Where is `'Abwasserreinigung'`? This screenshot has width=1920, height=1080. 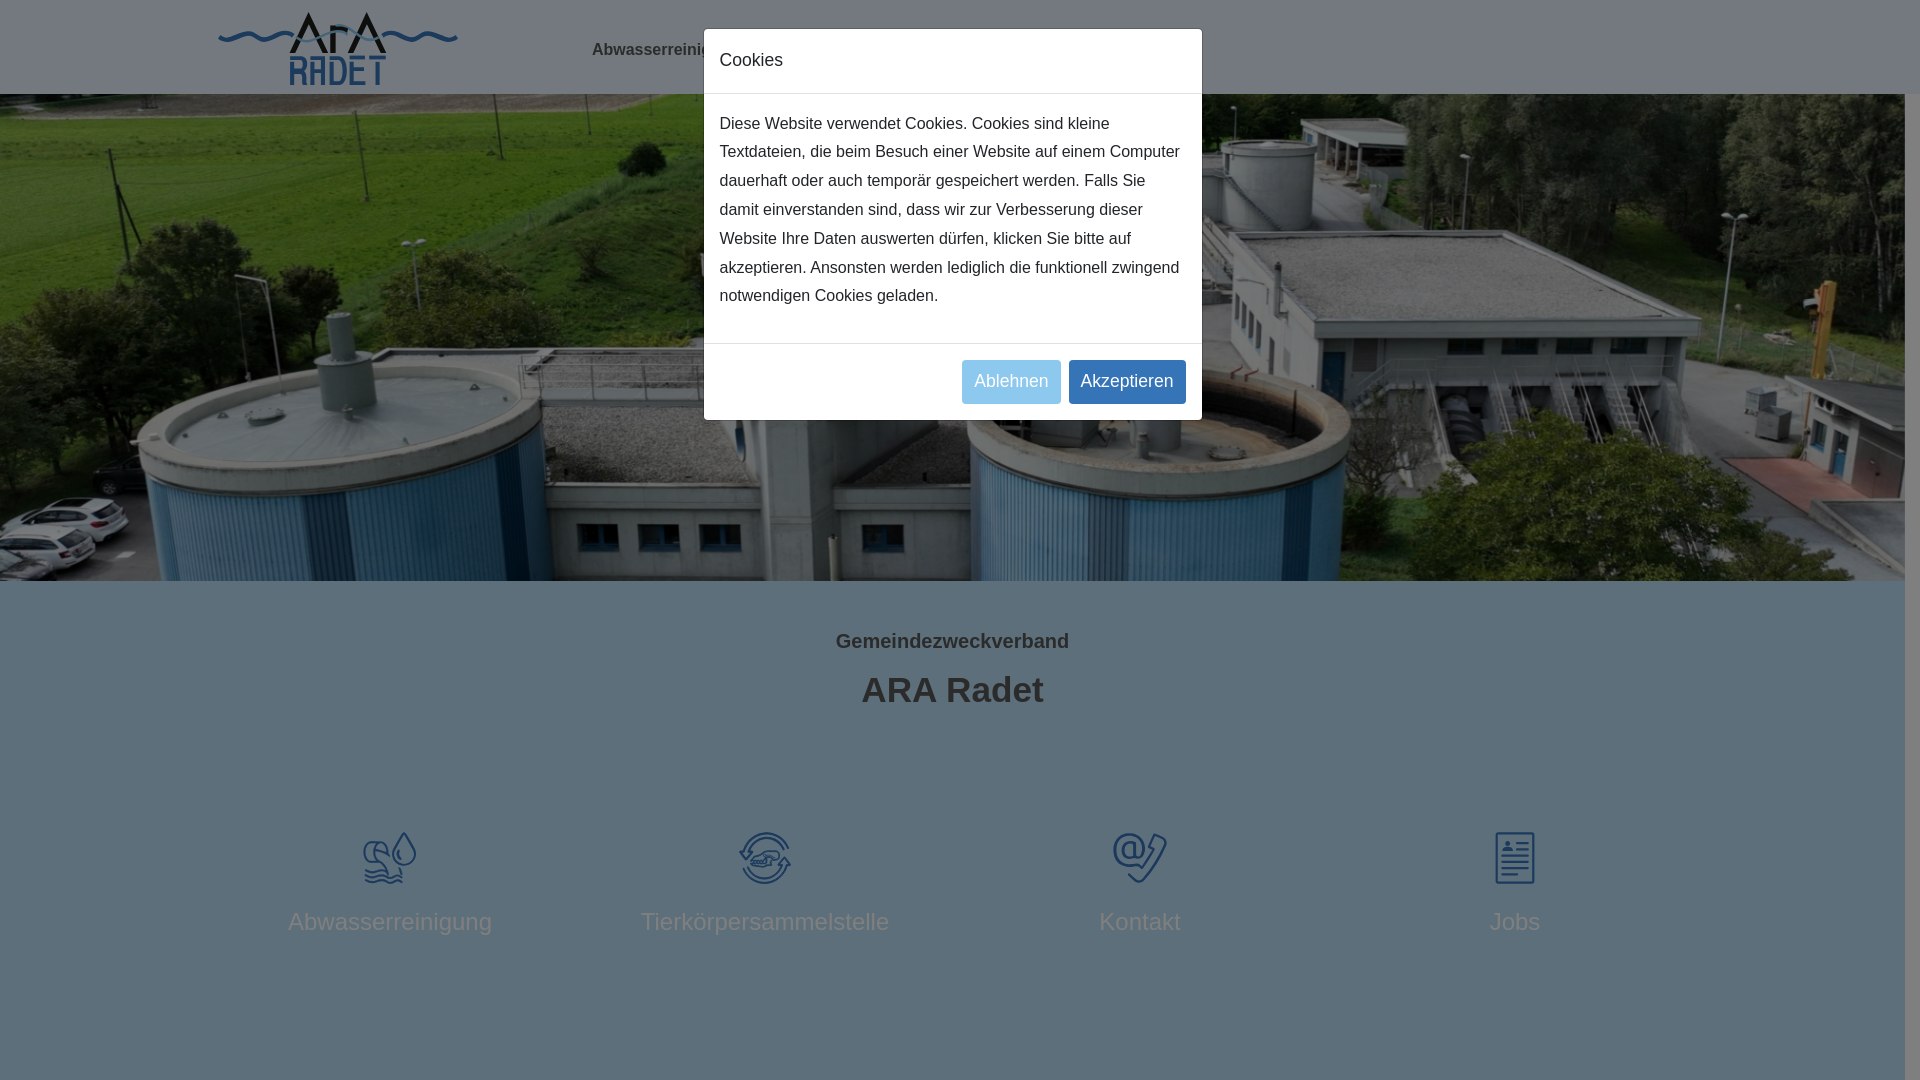 'Abwasserreinigung' is located at coordinates (390, 893).